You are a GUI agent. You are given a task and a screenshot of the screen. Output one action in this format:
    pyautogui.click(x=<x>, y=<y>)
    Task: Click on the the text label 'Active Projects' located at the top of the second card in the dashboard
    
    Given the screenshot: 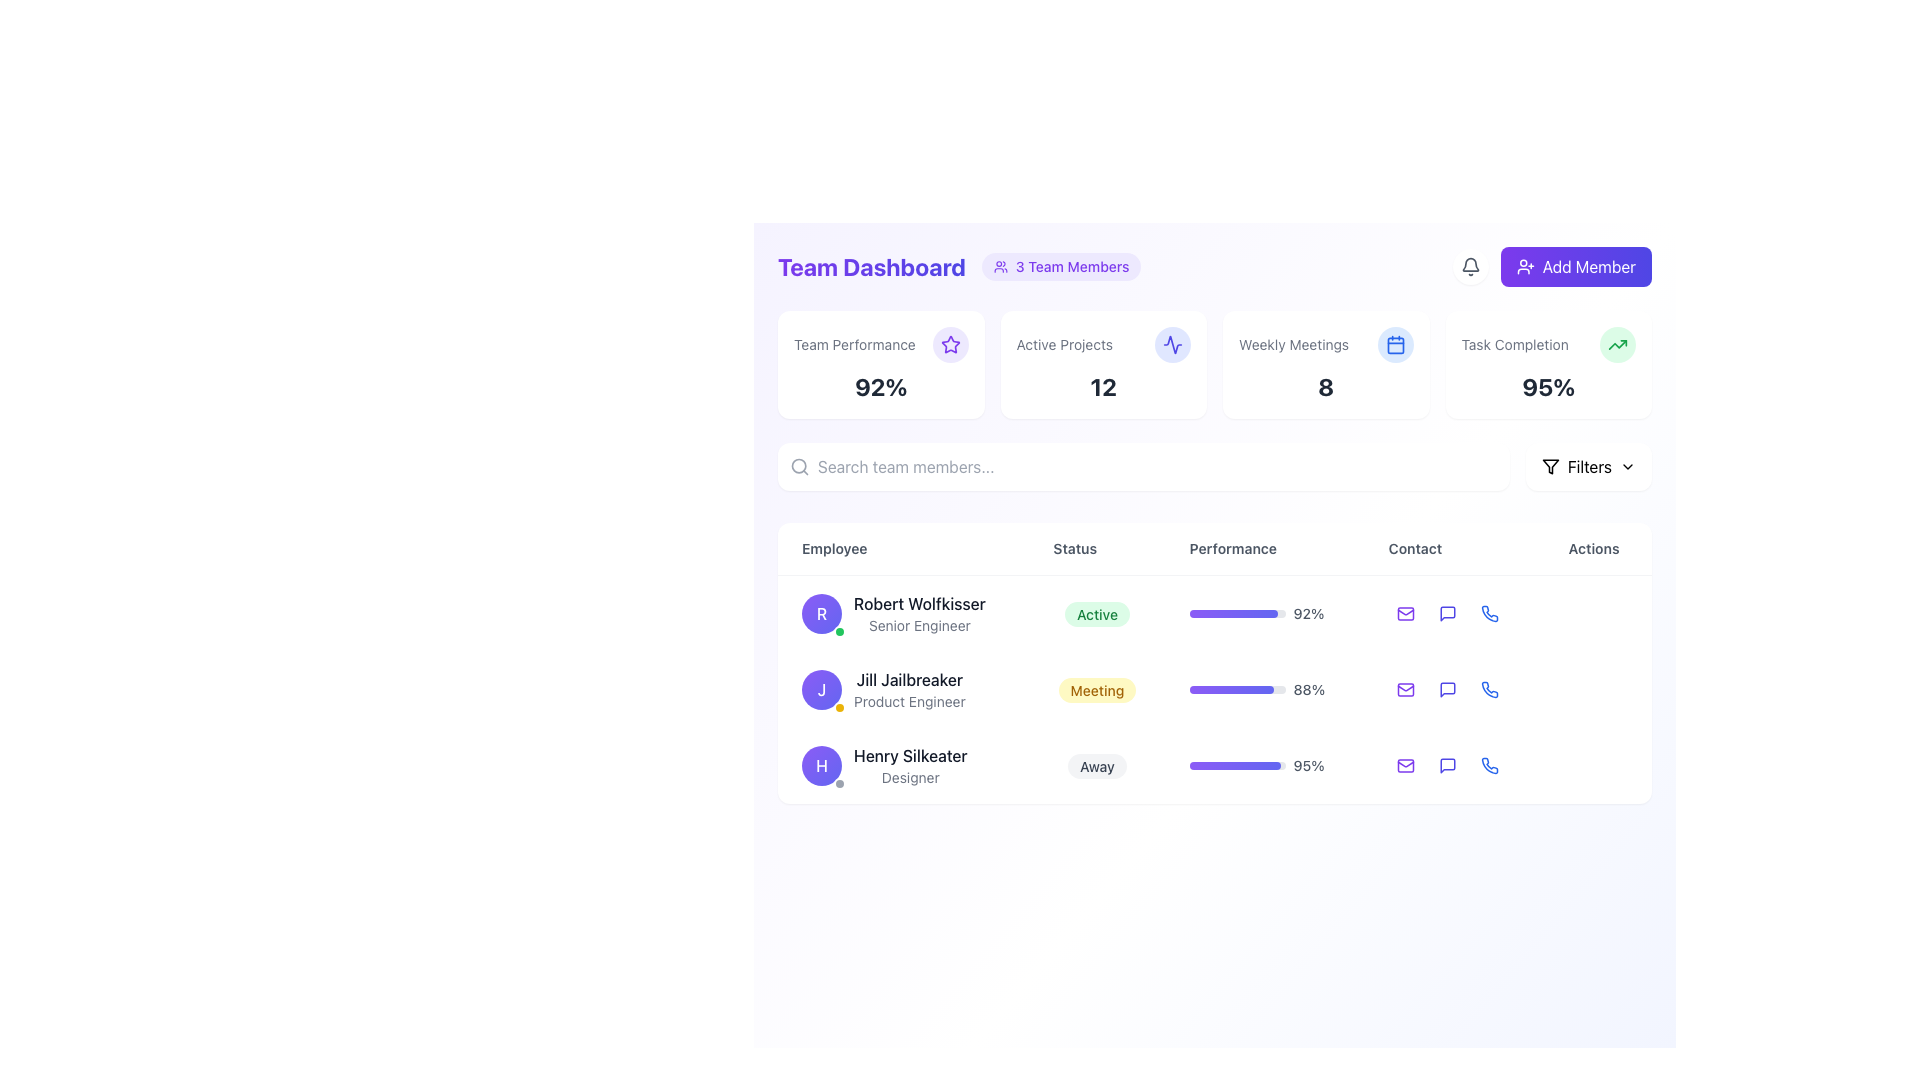 What is the action you would take?
    pyautogui.click(x=1102, y=343)
    